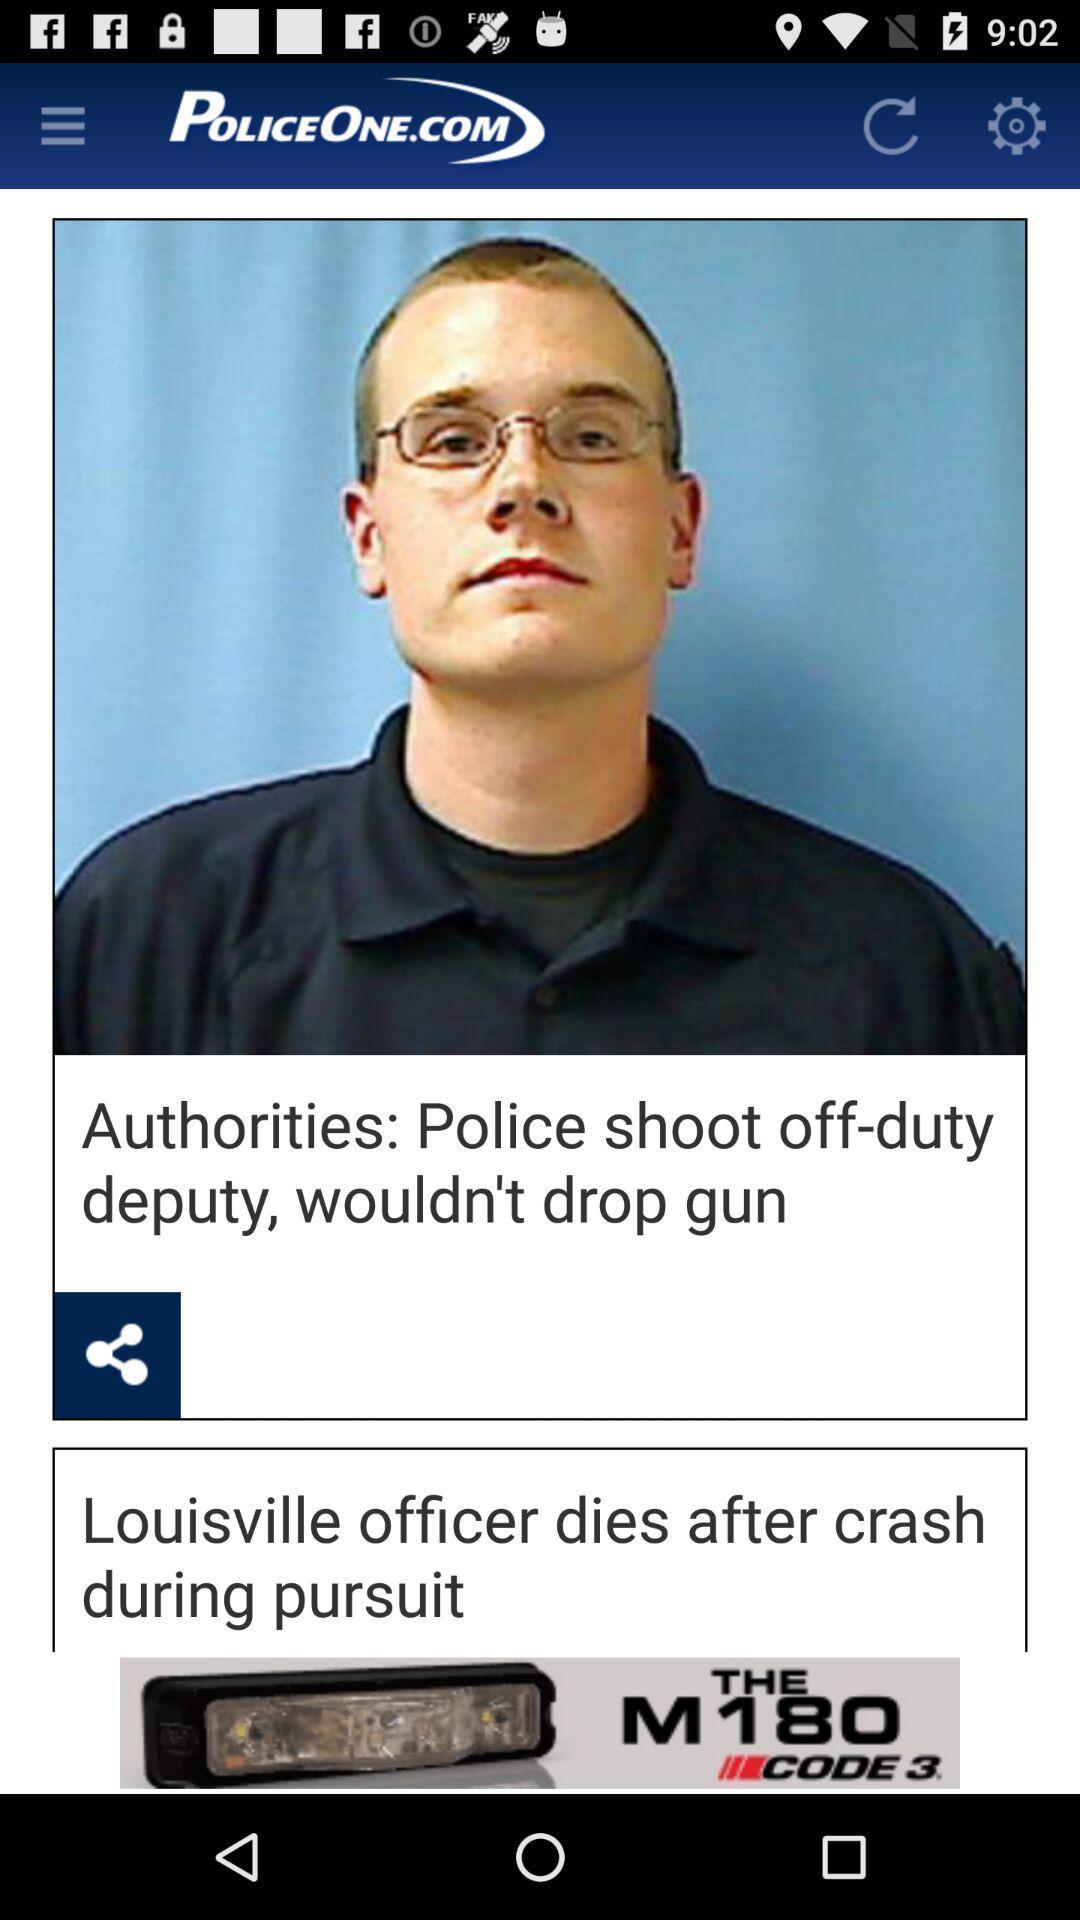 Image resolution: width=1080 pixels, height=1920 pixels. Describe the element at coordinates (890, 133) in the screenshot. I see `the refresh icon` at that location.